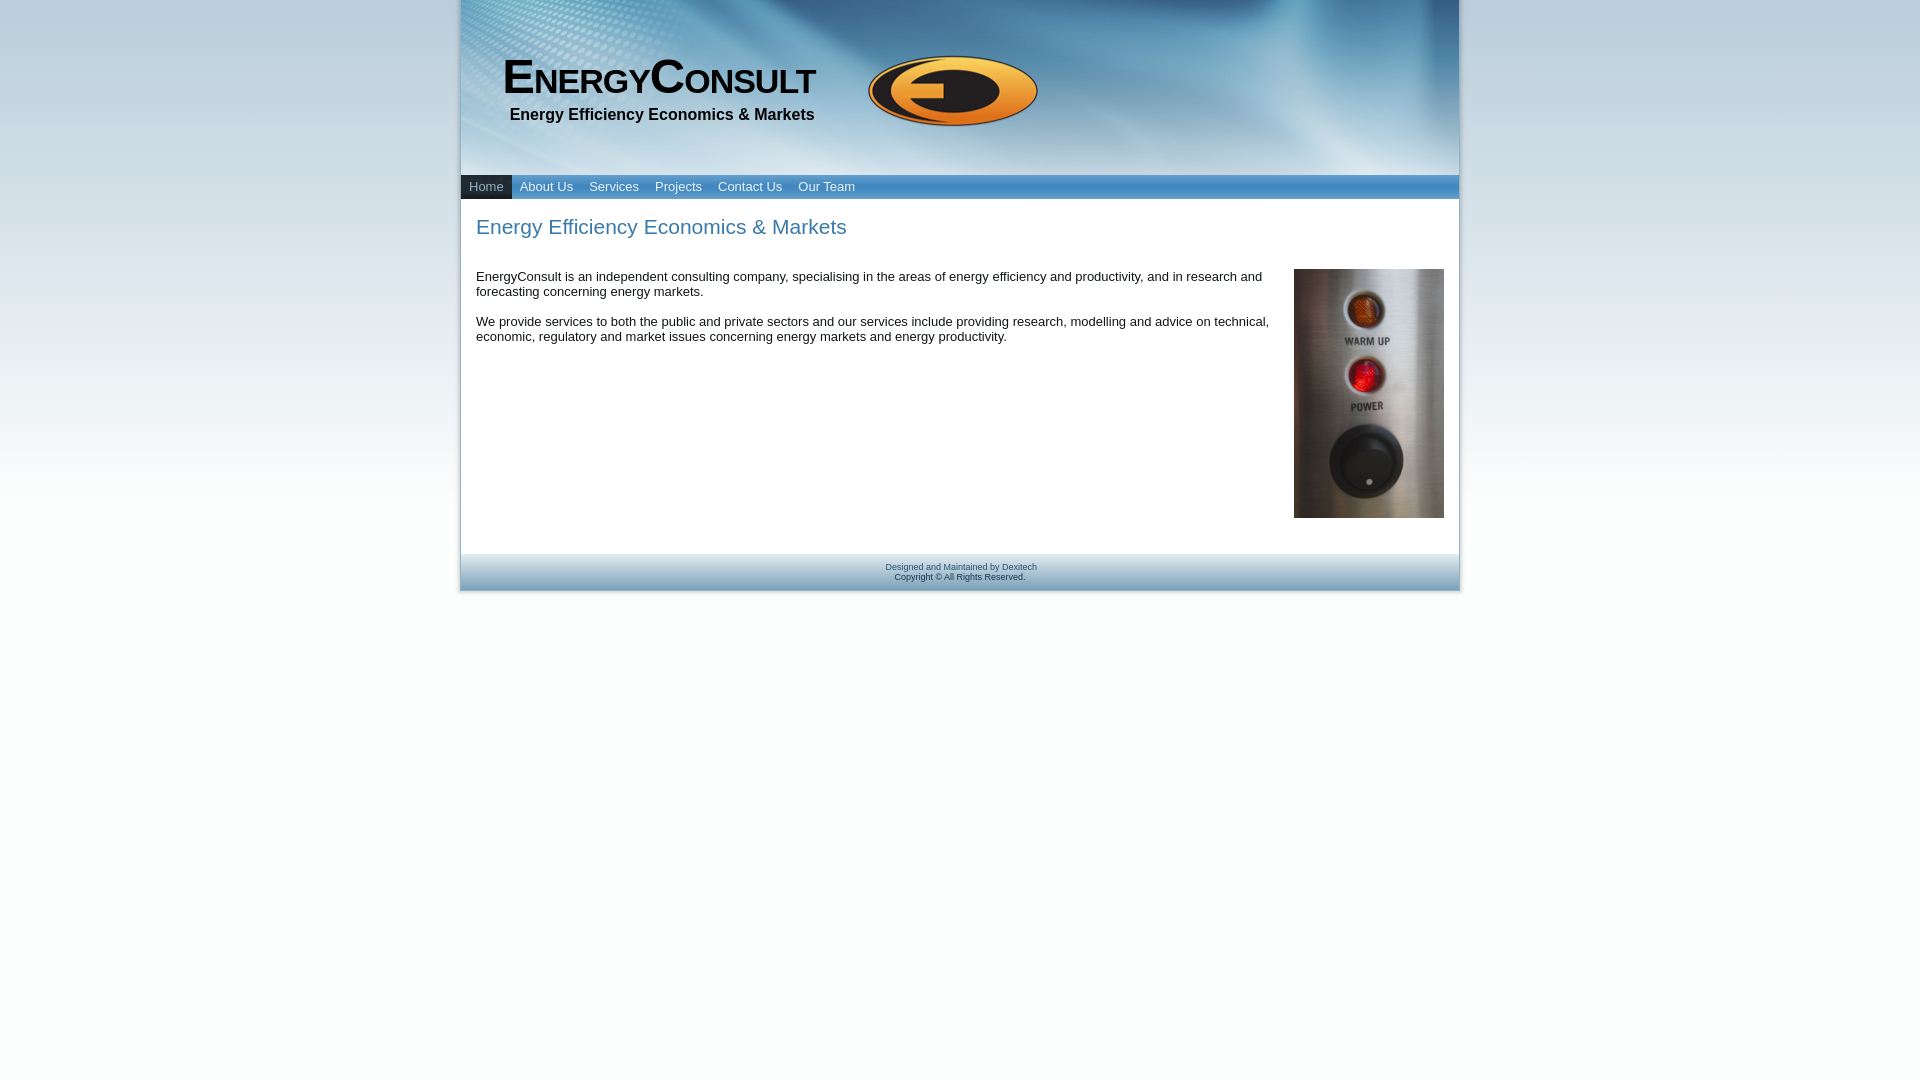 The image size is (1920, 1080). I want to click on 'Home', so click(486, 186).